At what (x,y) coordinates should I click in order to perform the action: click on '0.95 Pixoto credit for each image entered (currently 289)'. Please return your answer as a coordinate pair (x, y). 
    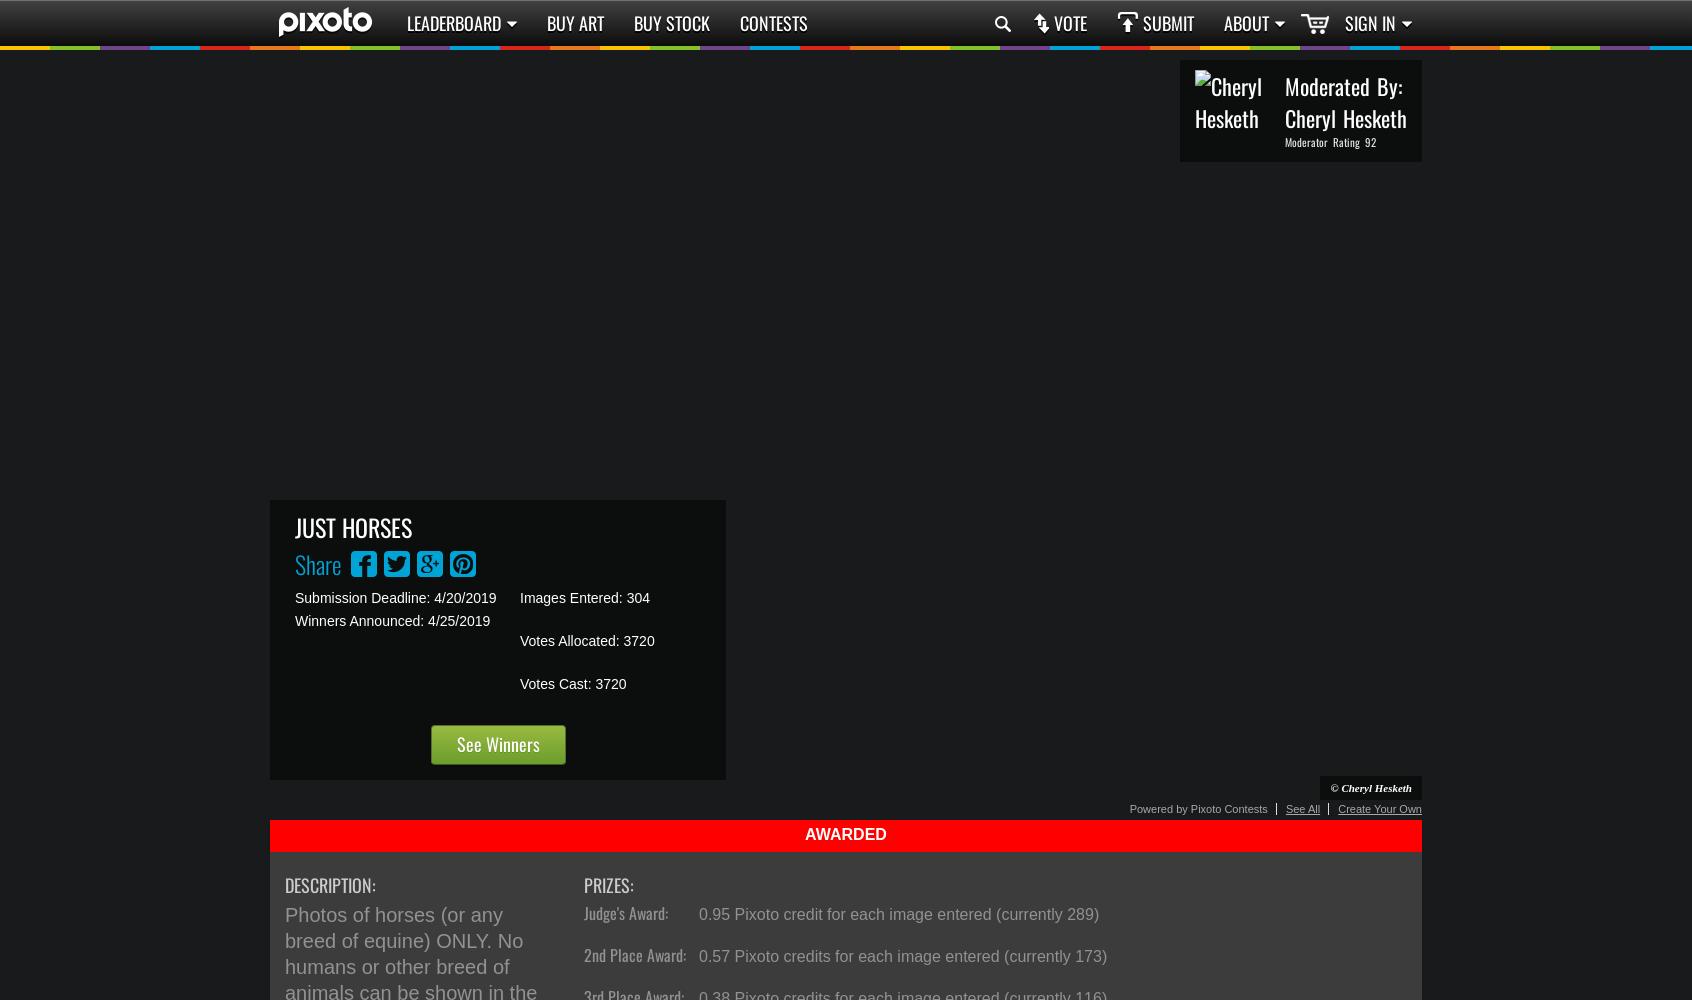
    Looking at the image, I should click on (897, 913).